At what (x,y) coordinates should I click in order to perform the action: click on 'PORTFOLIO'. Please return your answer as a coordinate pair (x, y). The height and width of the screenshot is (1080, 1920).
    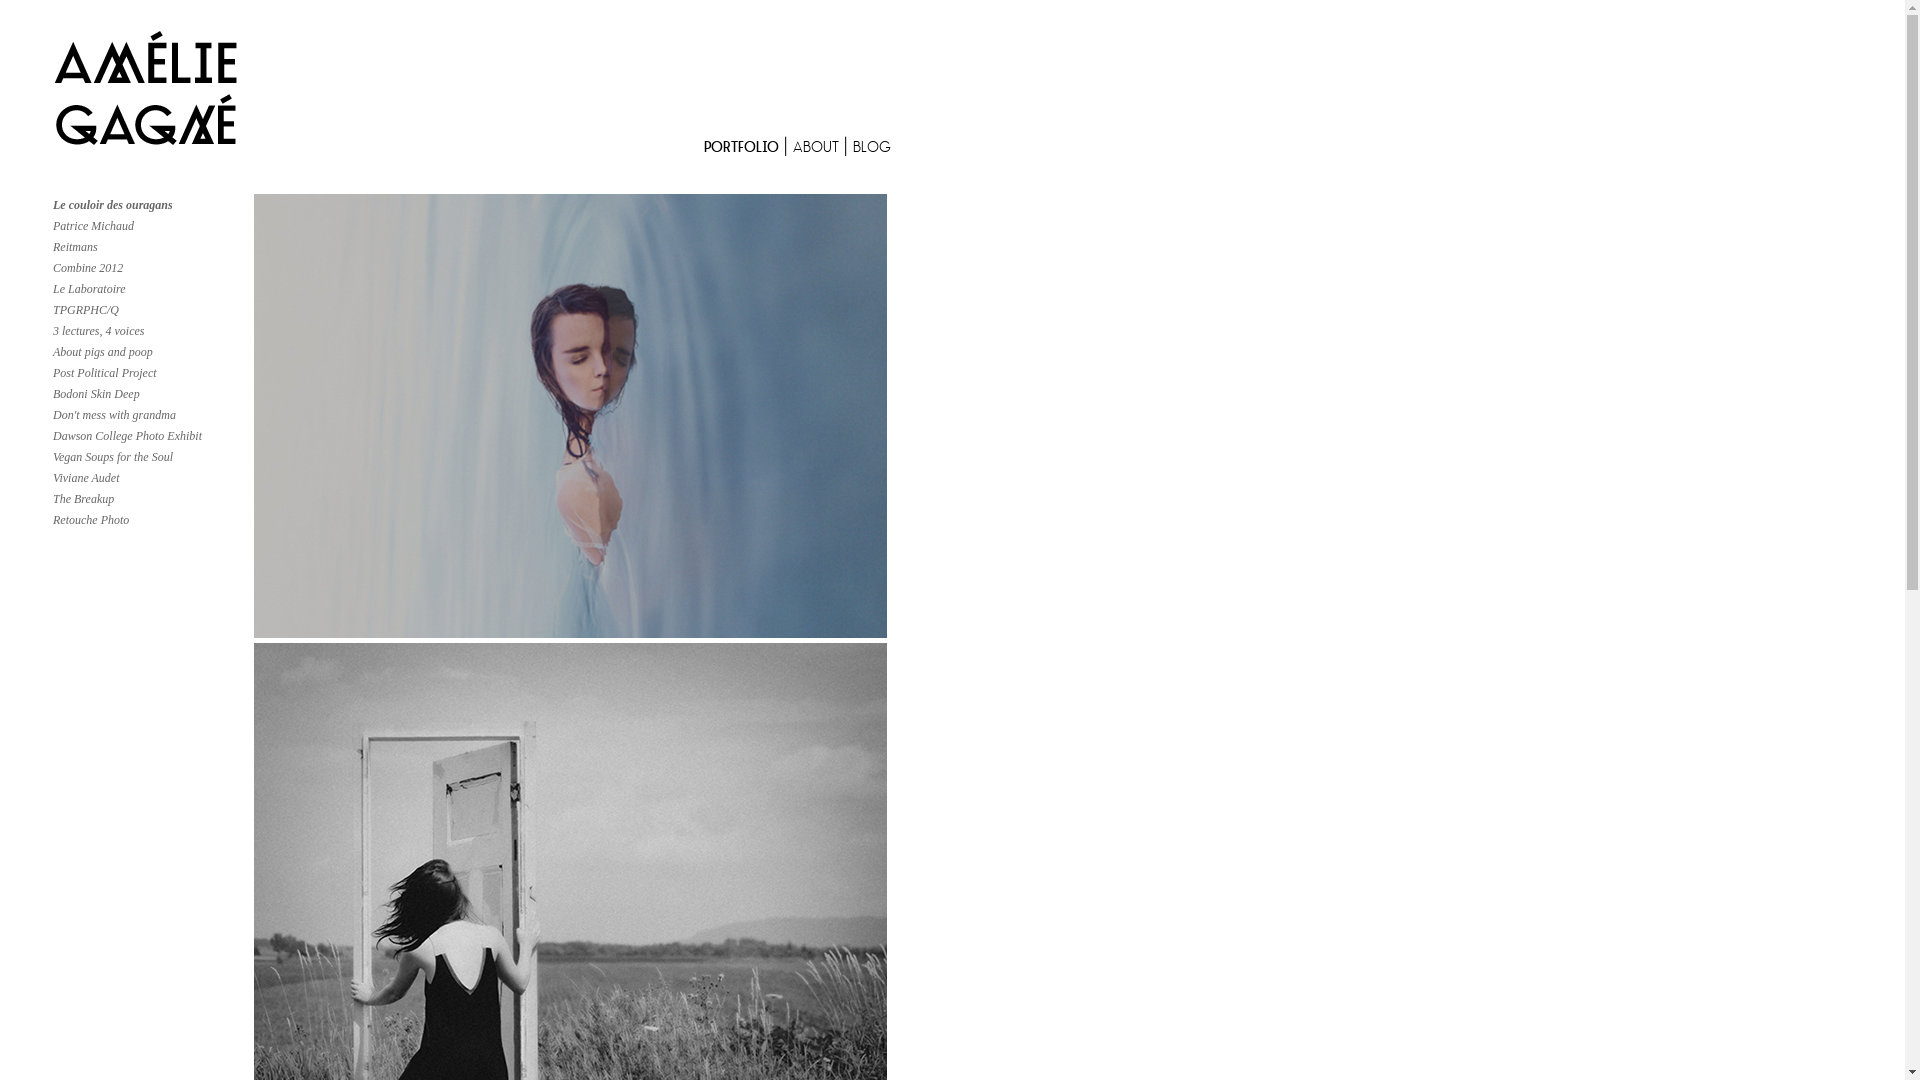
    Looking at the image, I should click on (743, 147).